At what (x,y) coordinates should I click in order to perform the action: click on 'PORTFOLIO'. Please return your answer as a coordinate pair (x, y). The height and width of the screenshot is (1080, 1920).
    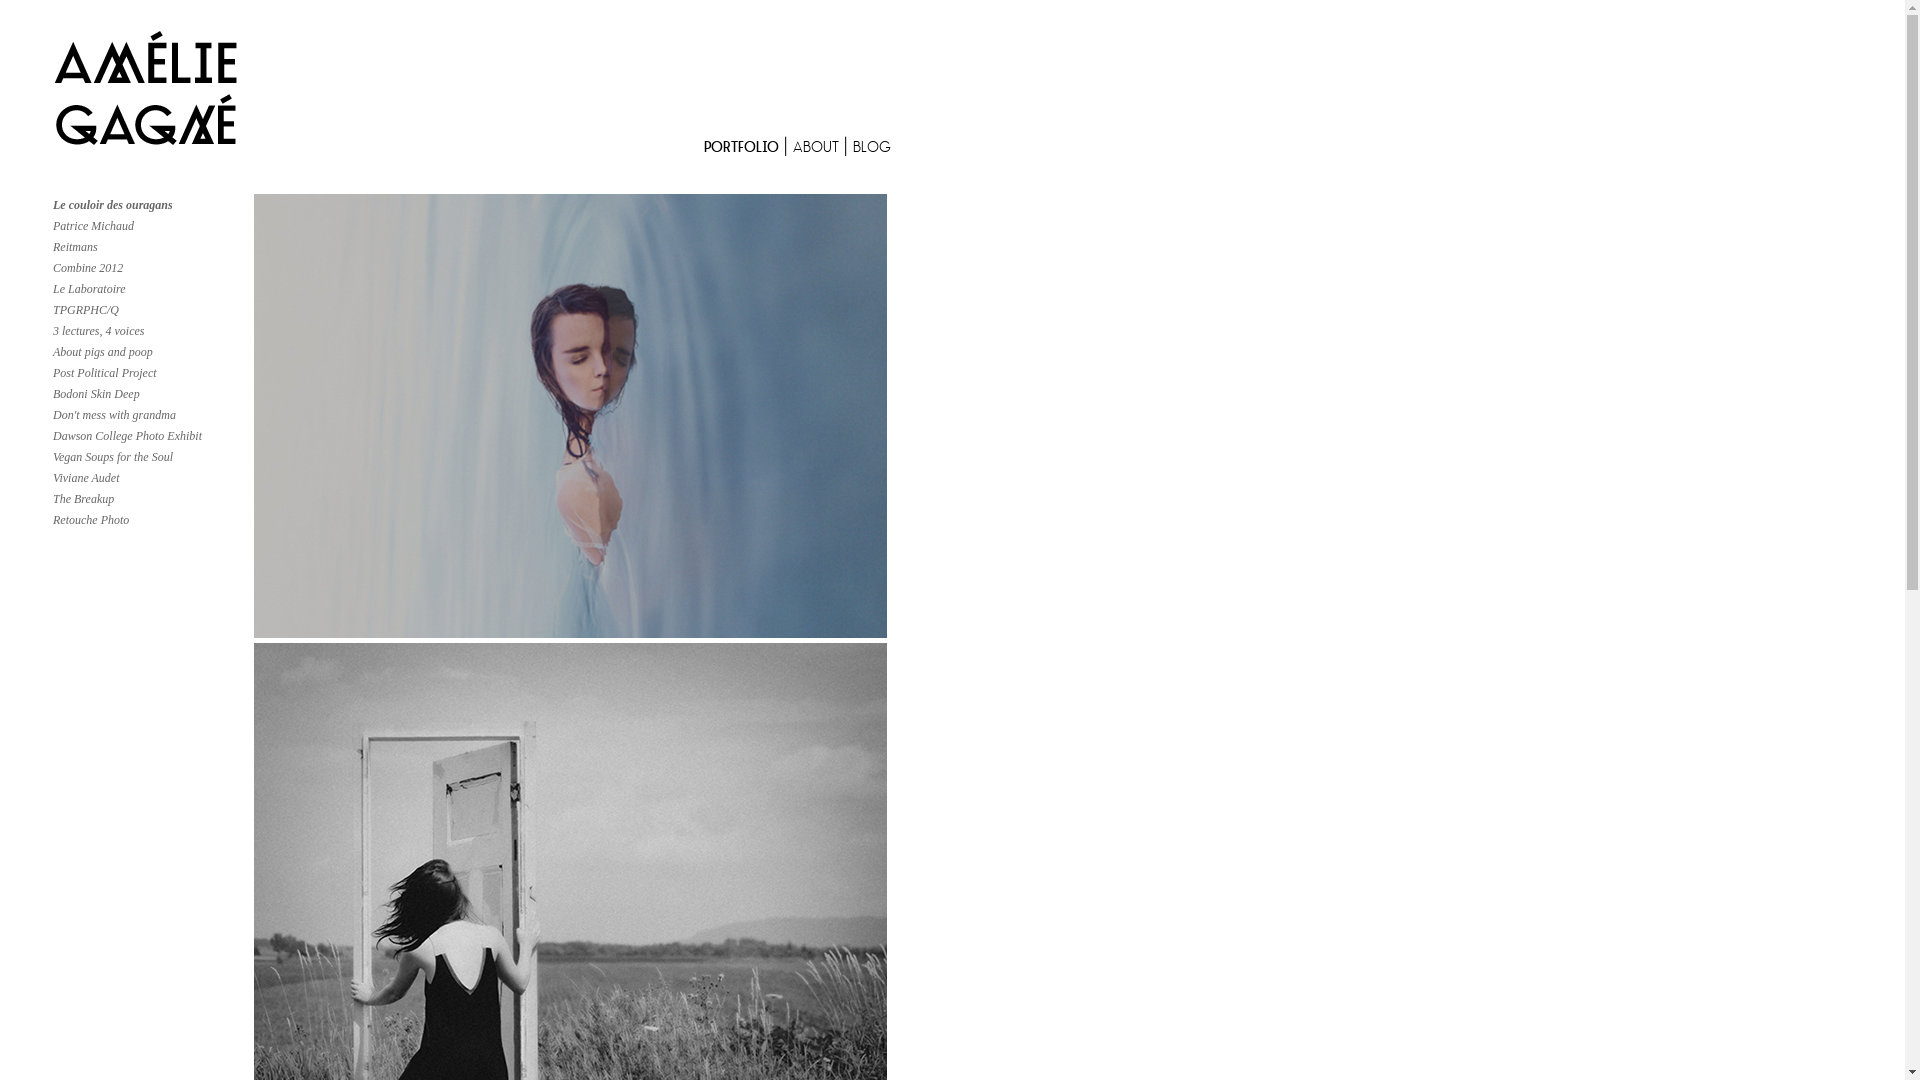
    Looking at the image, I should click on (743, 147).